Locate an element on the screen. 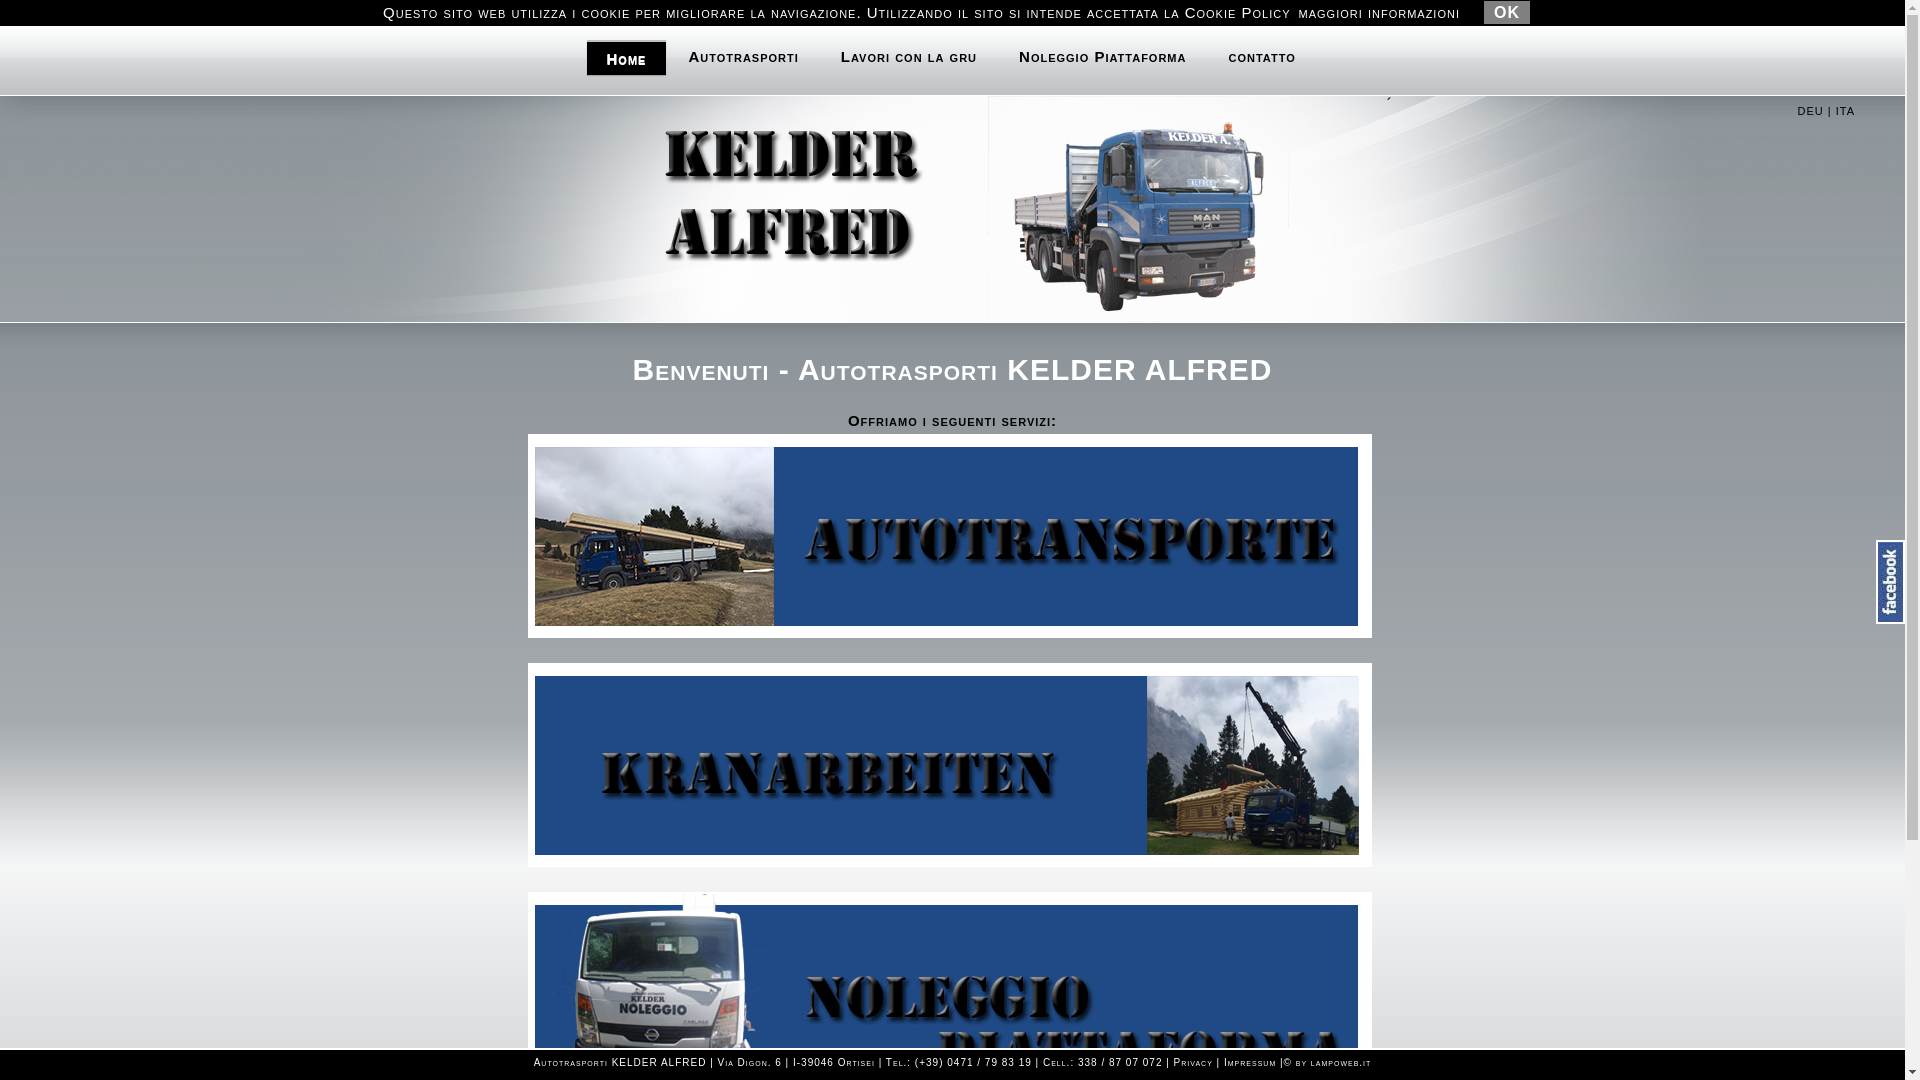  'Impressum' is located at coordinates (1248, 1061).